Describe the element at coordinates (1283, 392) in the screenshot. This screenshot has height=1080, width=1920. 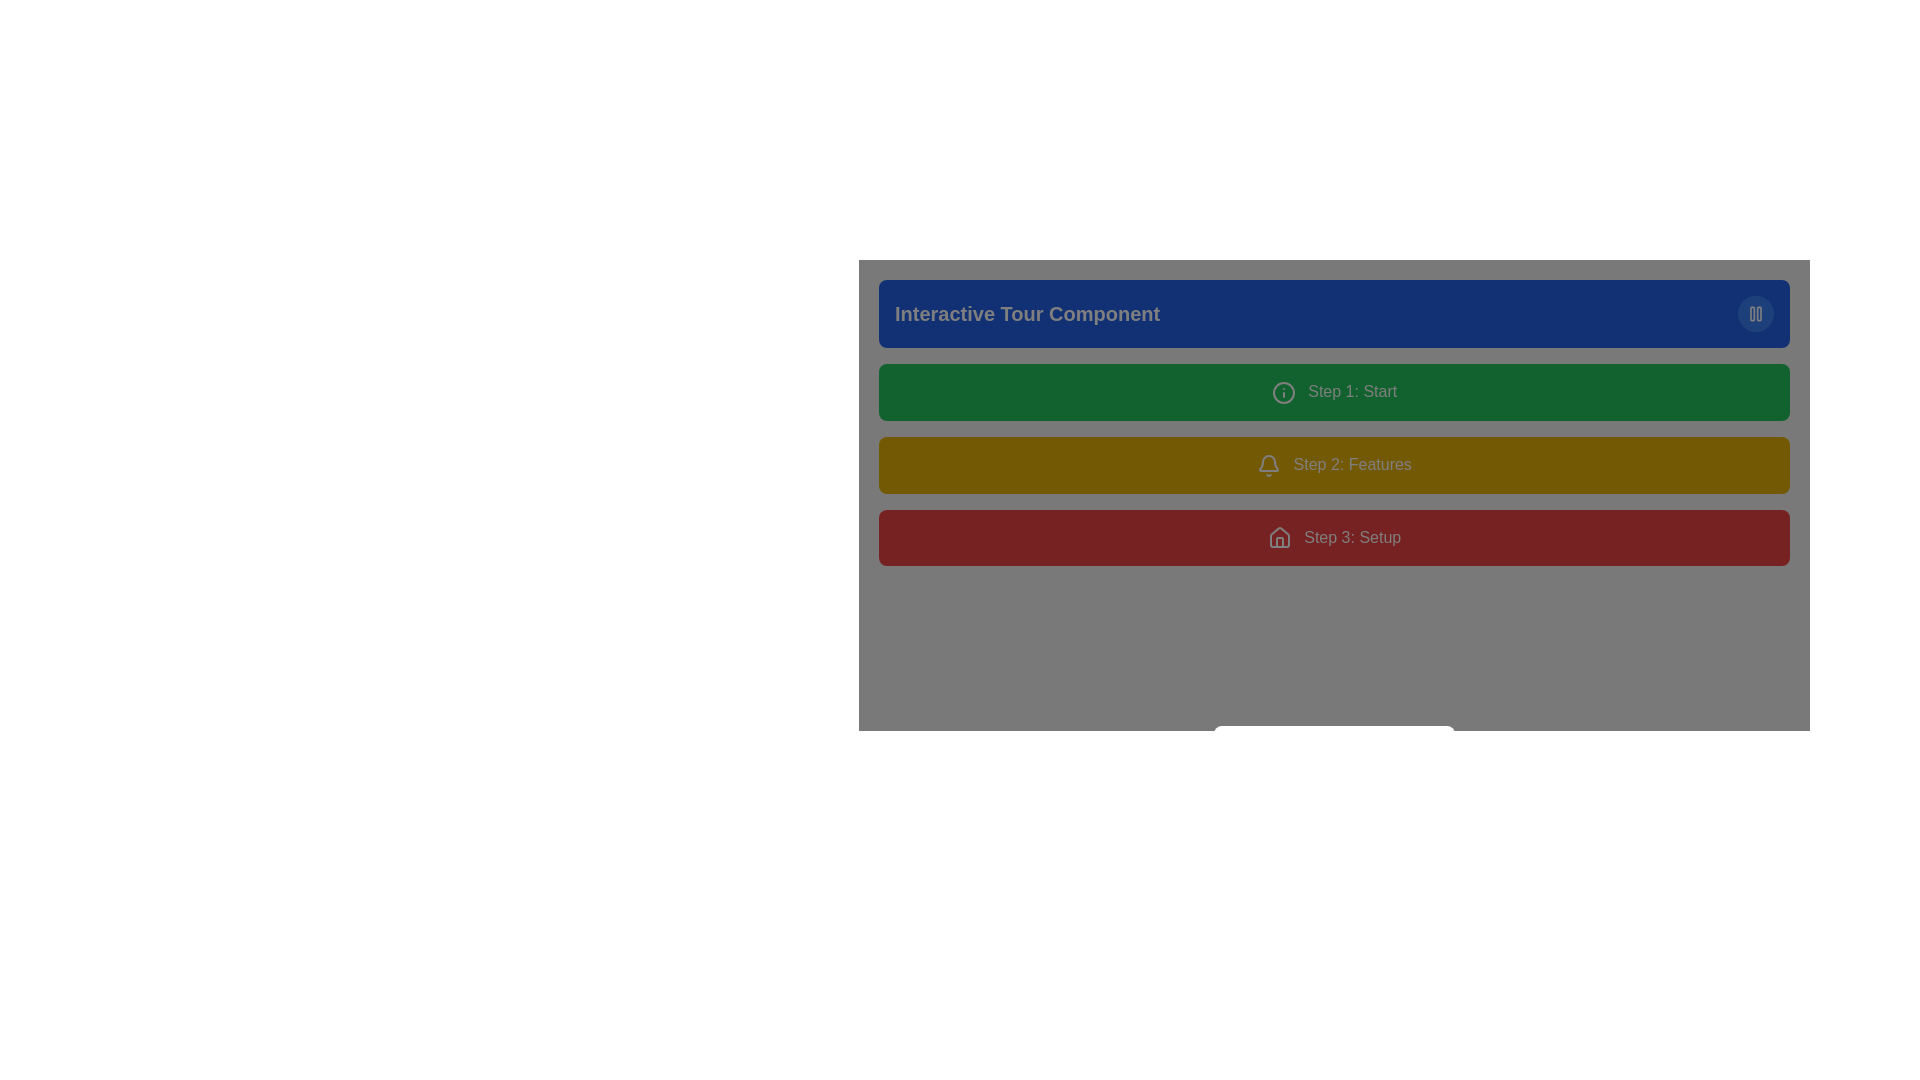
I see `the visual marker icon representing 'Step 1: Start', which is located inside the green section on the left side of the label` at that location.